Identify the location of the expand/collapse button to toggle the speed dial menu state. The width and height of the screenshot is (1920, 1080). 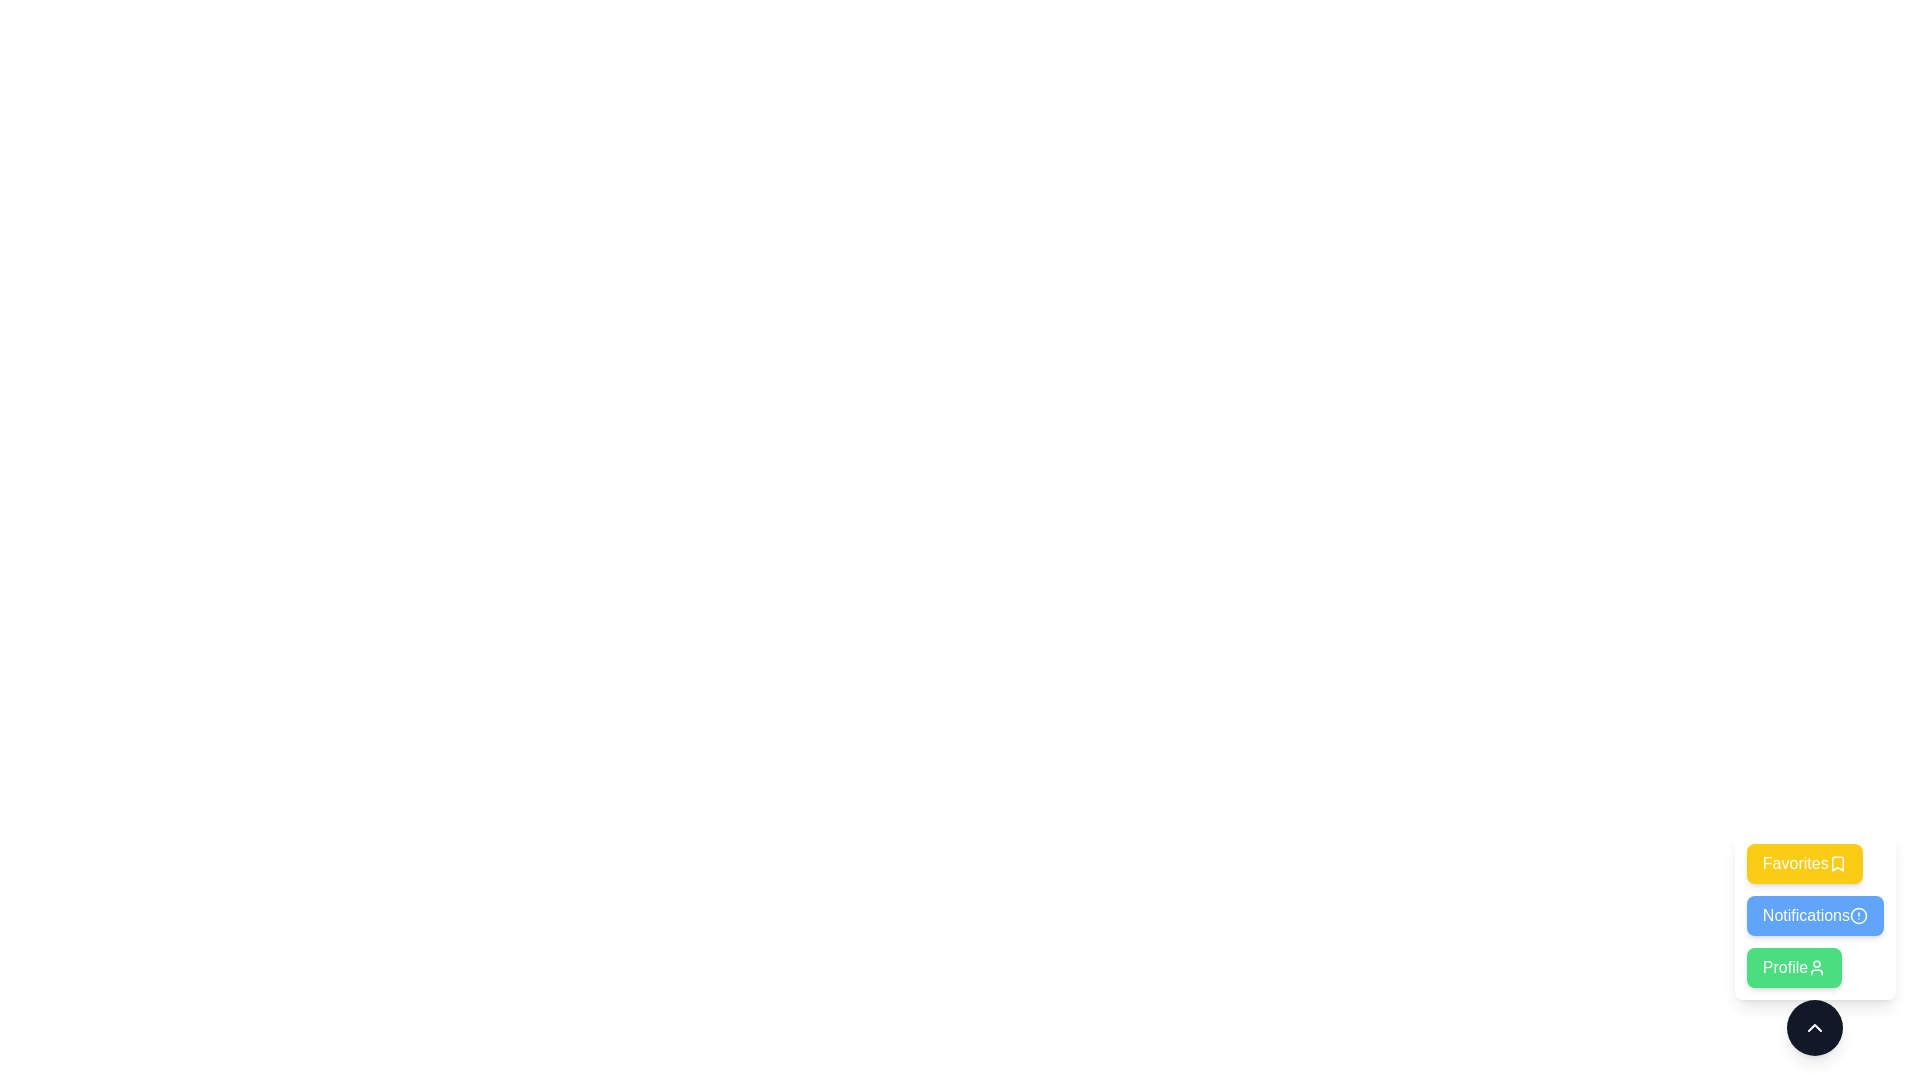
(1814, 1028).